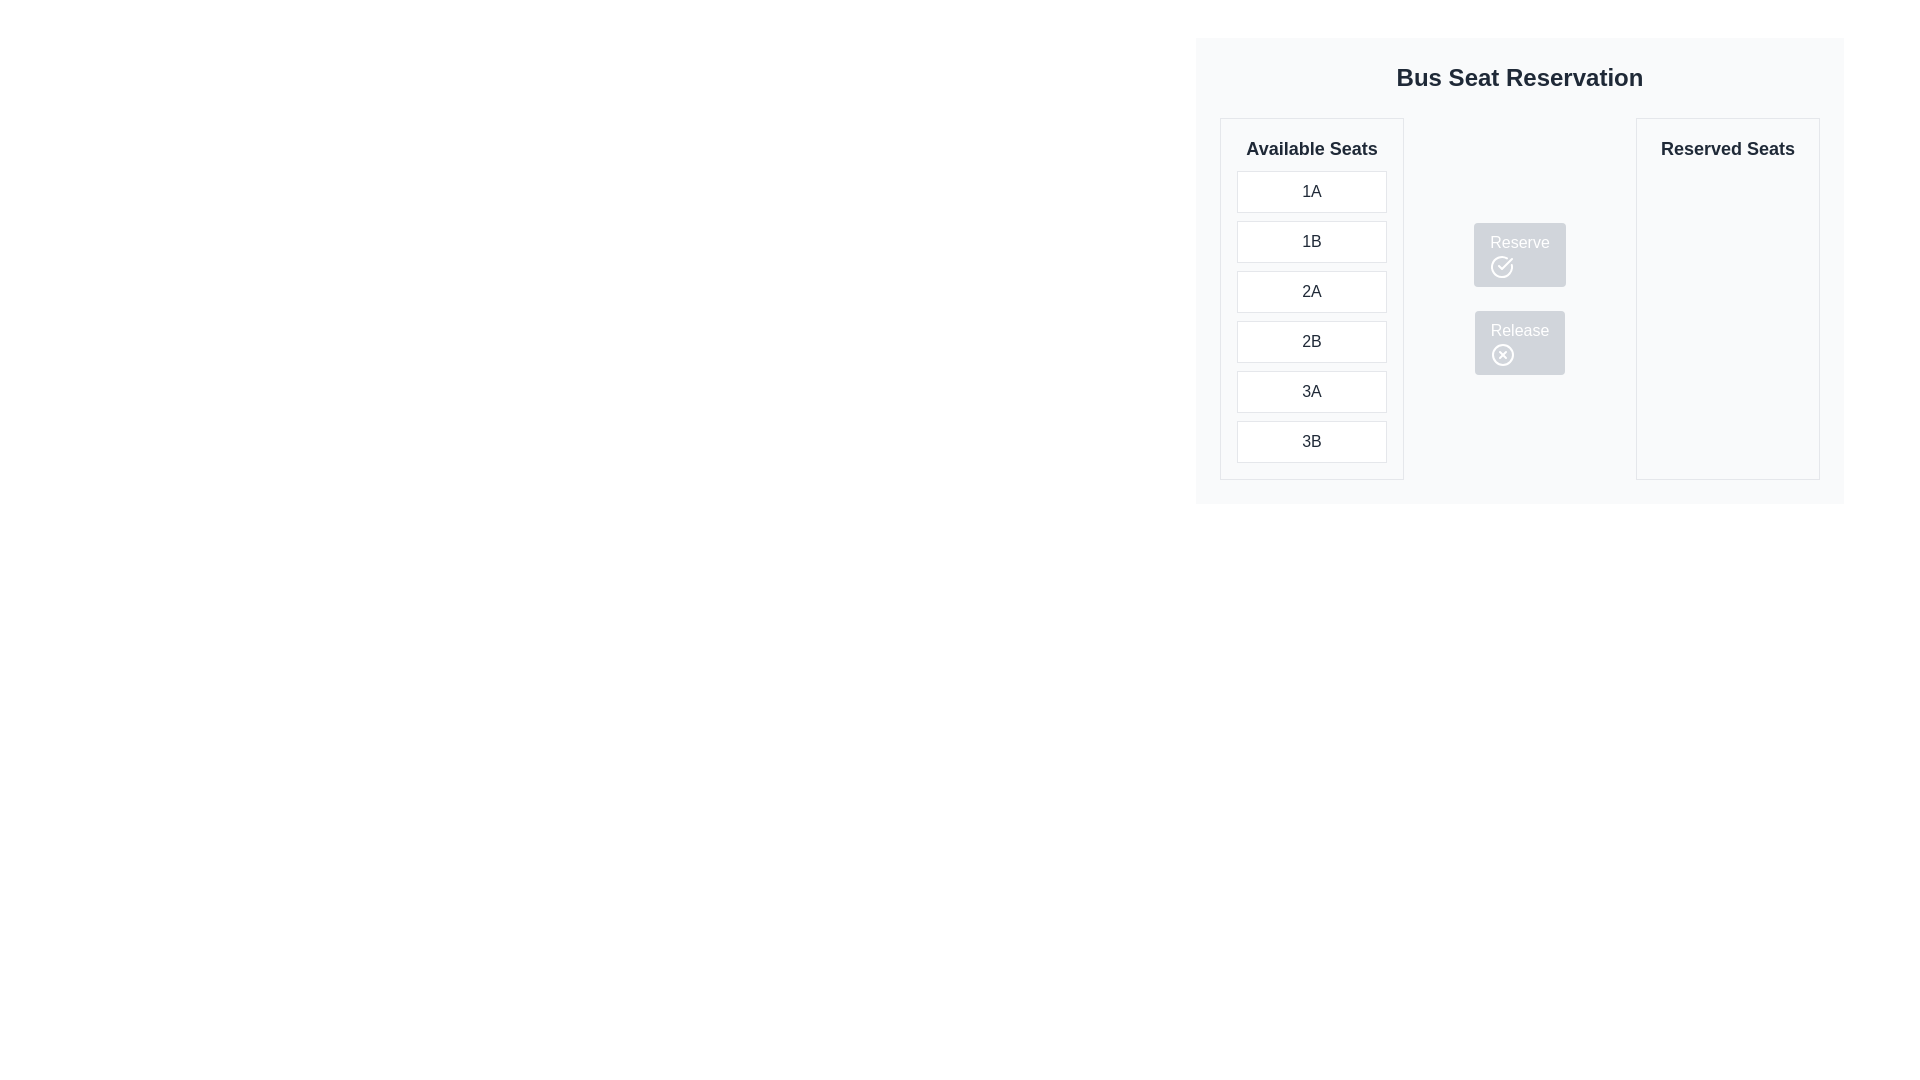 The width and height of the screenshot is (1920, 1080). I want to click on the button labeled '1A' located, so click(1311, 192).